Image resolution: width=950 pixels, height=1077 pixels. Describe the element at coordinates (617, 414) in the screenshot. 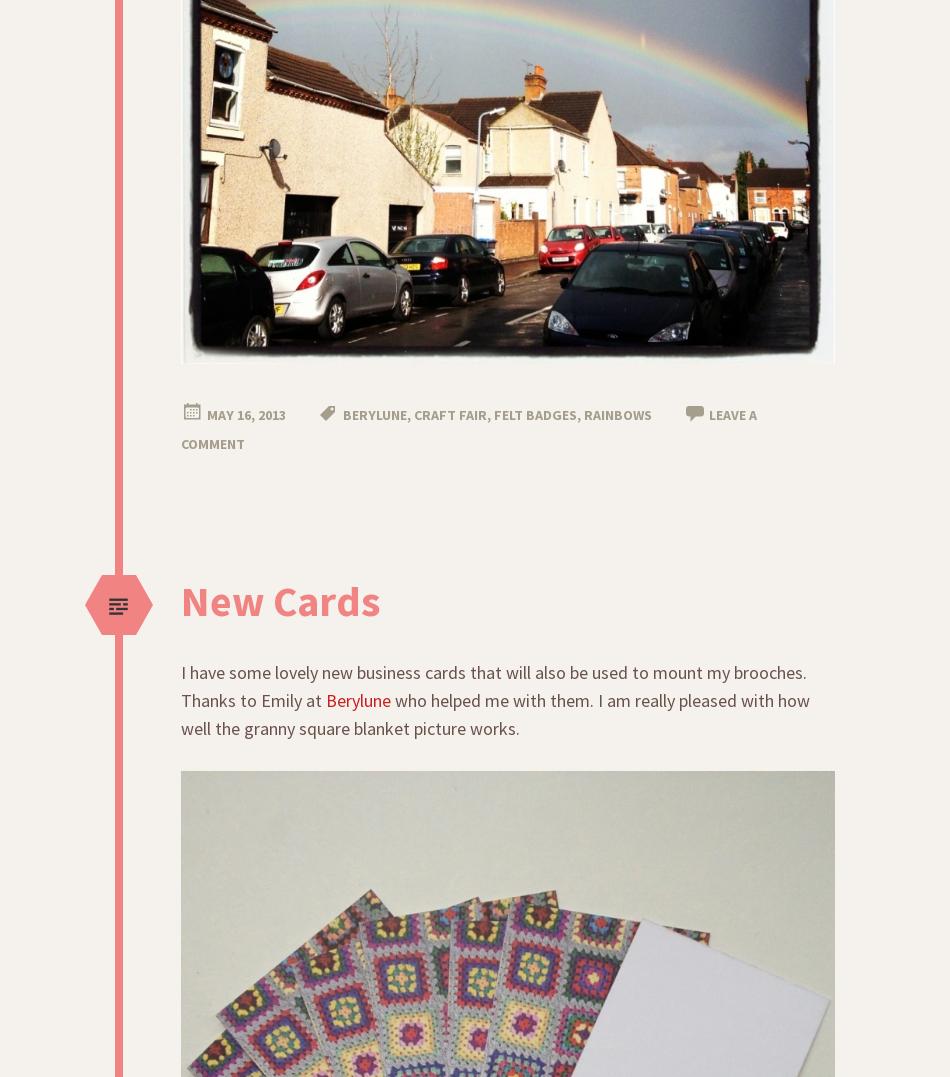

I see `'rainbows'` at that location.